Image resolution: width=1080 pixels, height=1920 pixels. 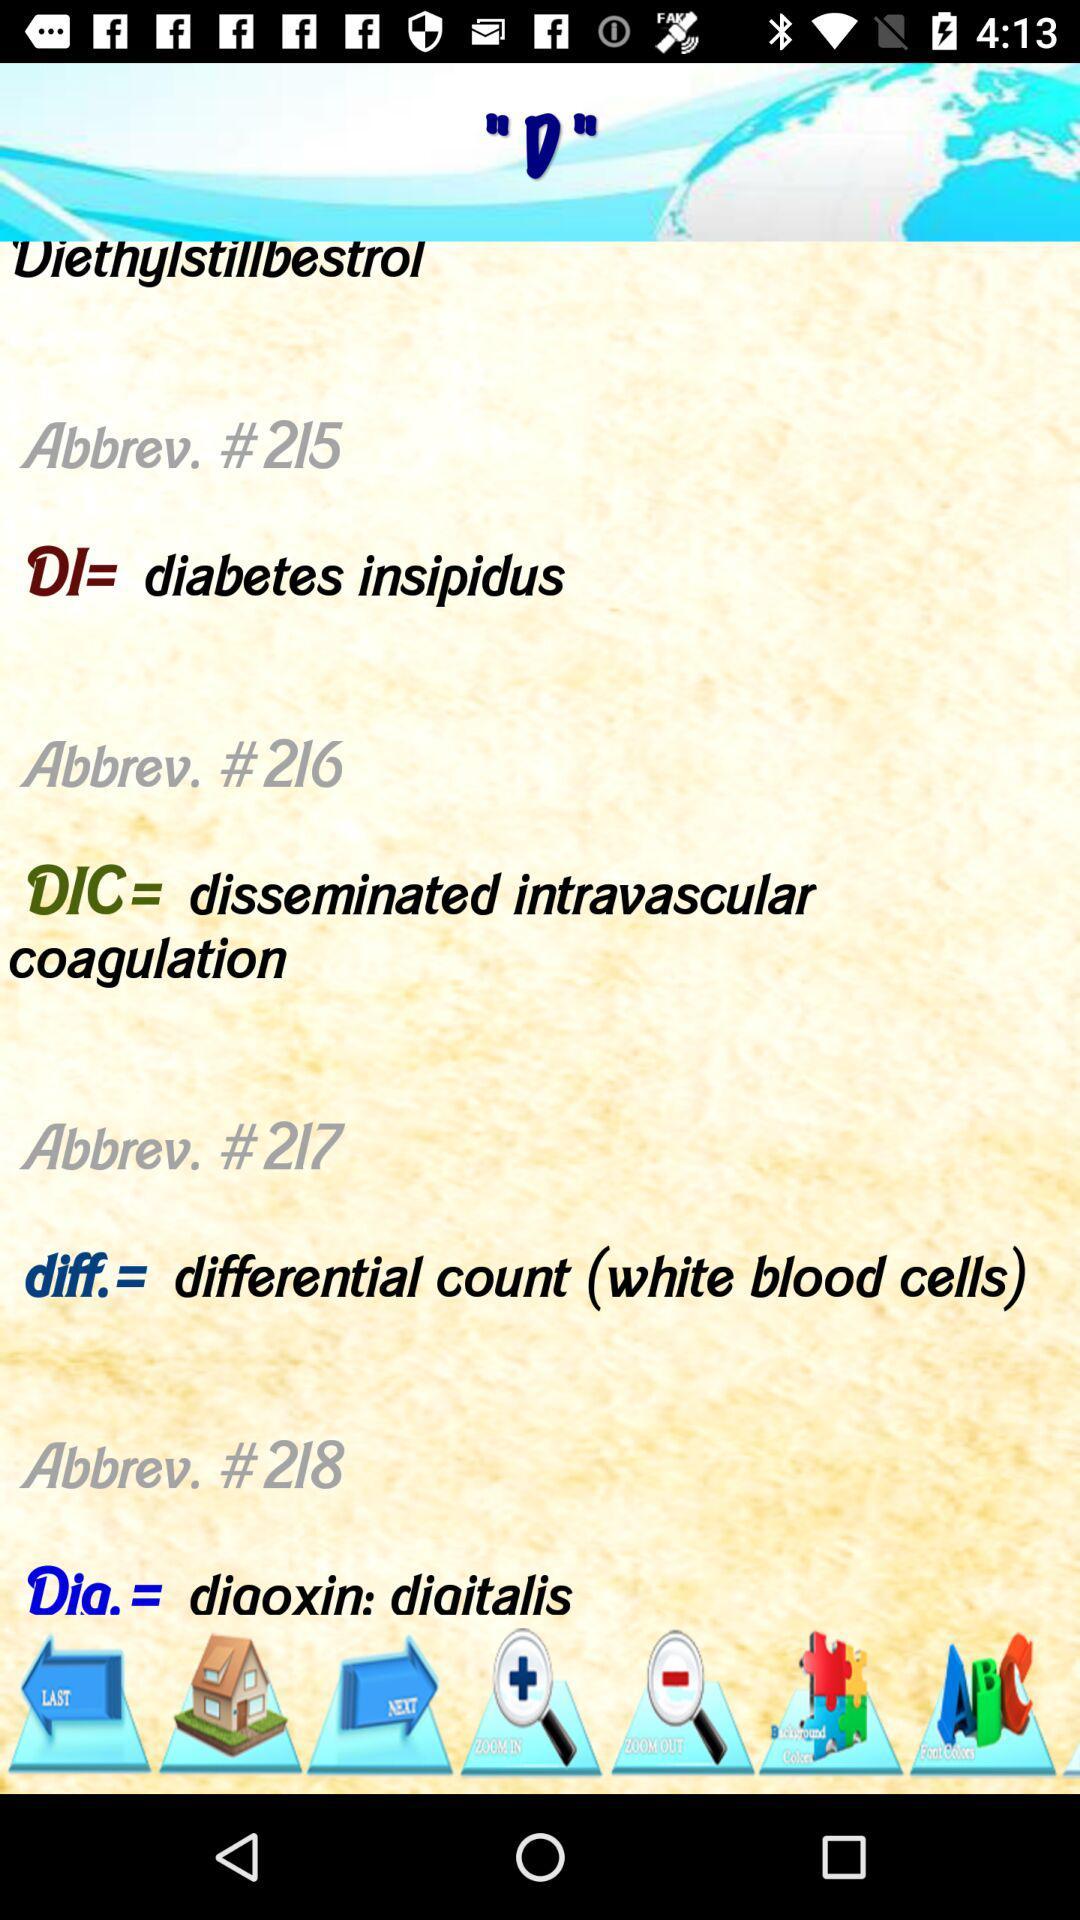 What do you see at coordinates (832, 1702) in the screenshot?
I see `item below abbrev 	209	 	d app` at bounding box center [832, 1702].